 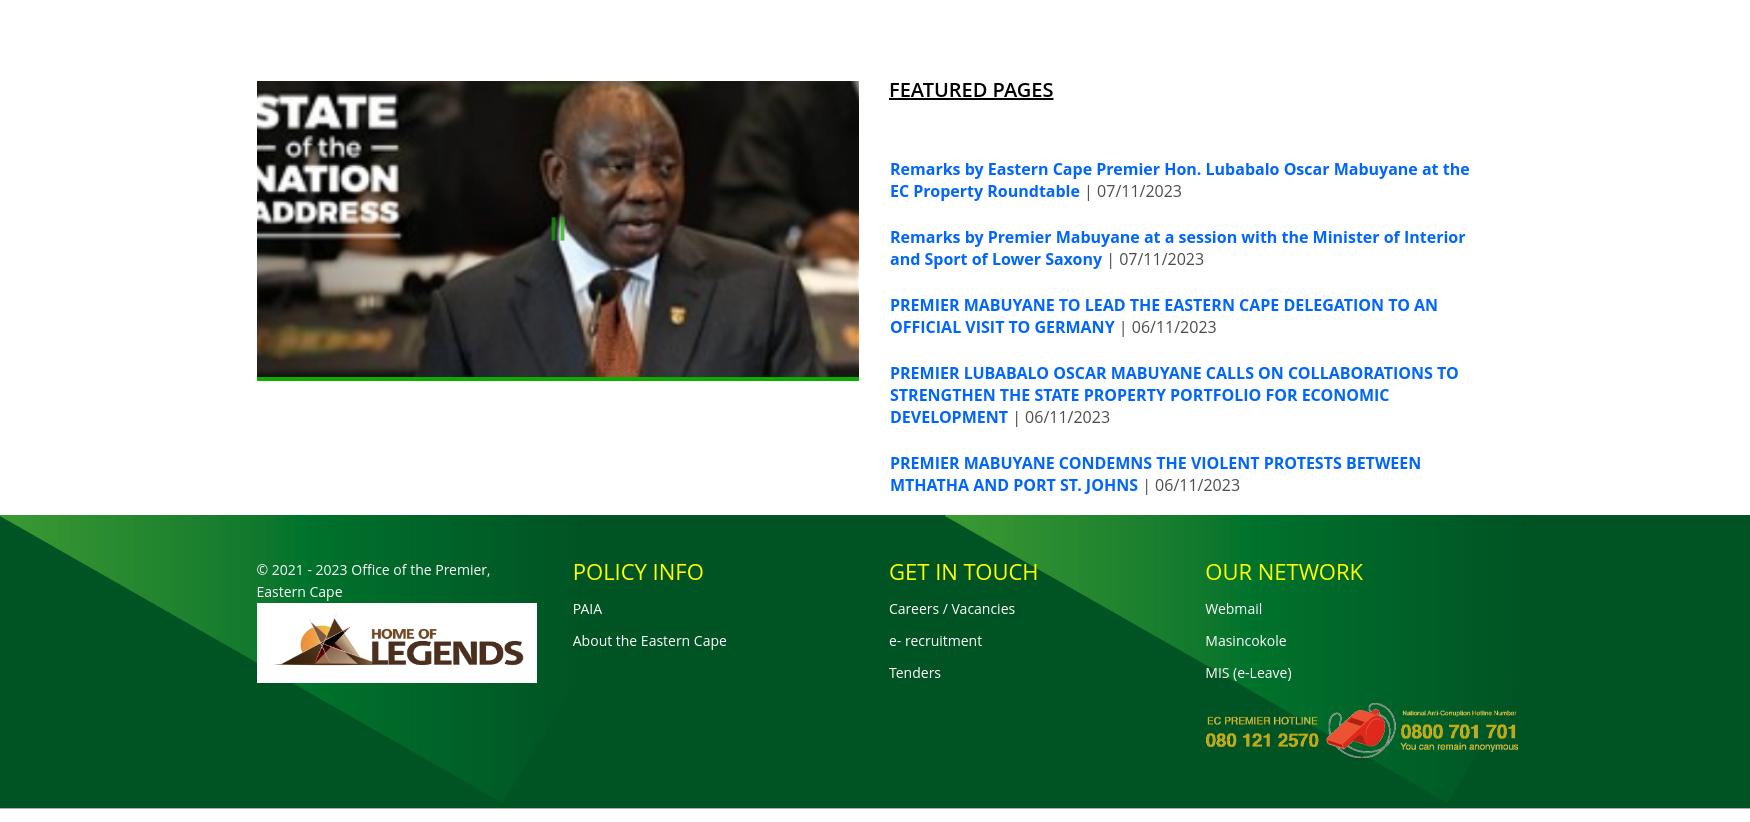 What do you see at coordinates (1205, 606) in the screenshot?
I see `'Webmail'` at bounding box center [1205, 606].